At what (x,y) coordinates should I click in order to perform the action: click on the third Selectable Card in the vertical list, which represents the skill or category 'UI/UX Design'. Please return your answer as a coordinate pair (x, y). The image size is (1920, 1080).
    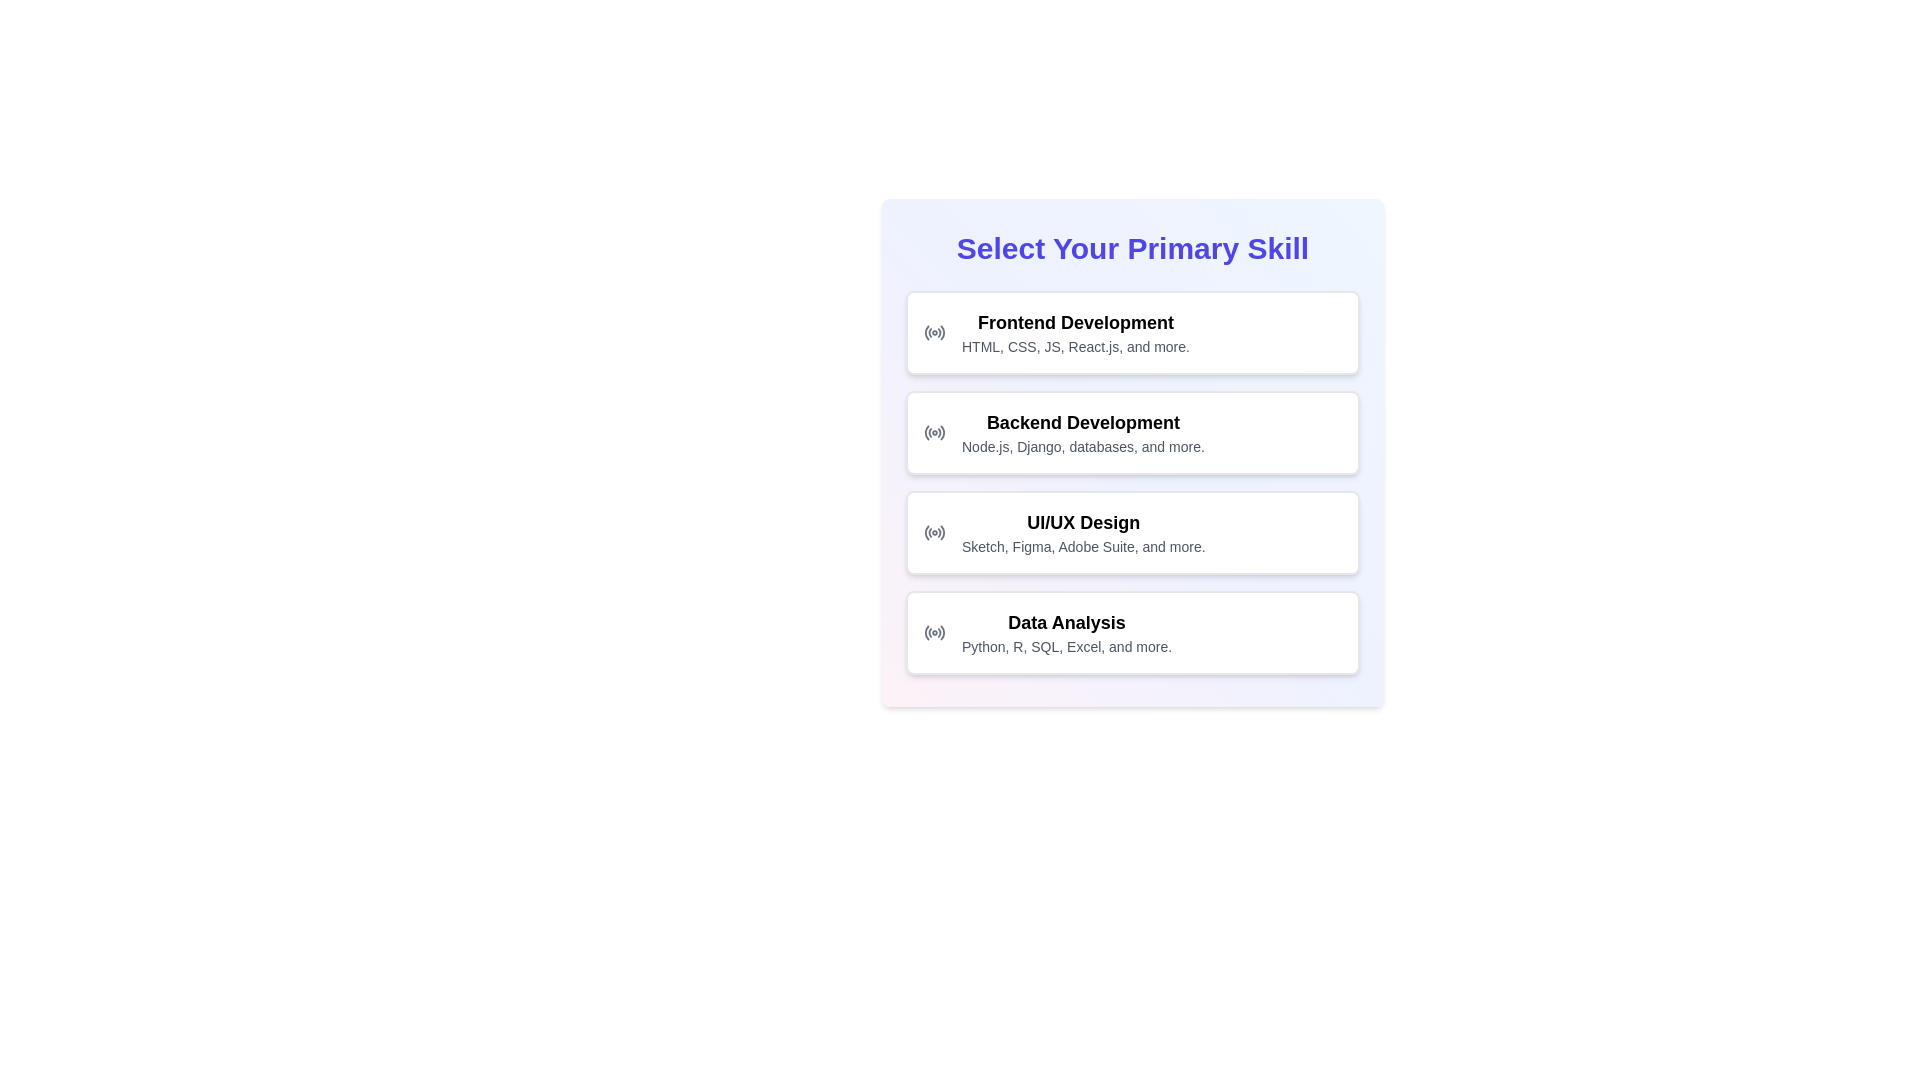
    Looking at the image, I should click on (1132, 531).